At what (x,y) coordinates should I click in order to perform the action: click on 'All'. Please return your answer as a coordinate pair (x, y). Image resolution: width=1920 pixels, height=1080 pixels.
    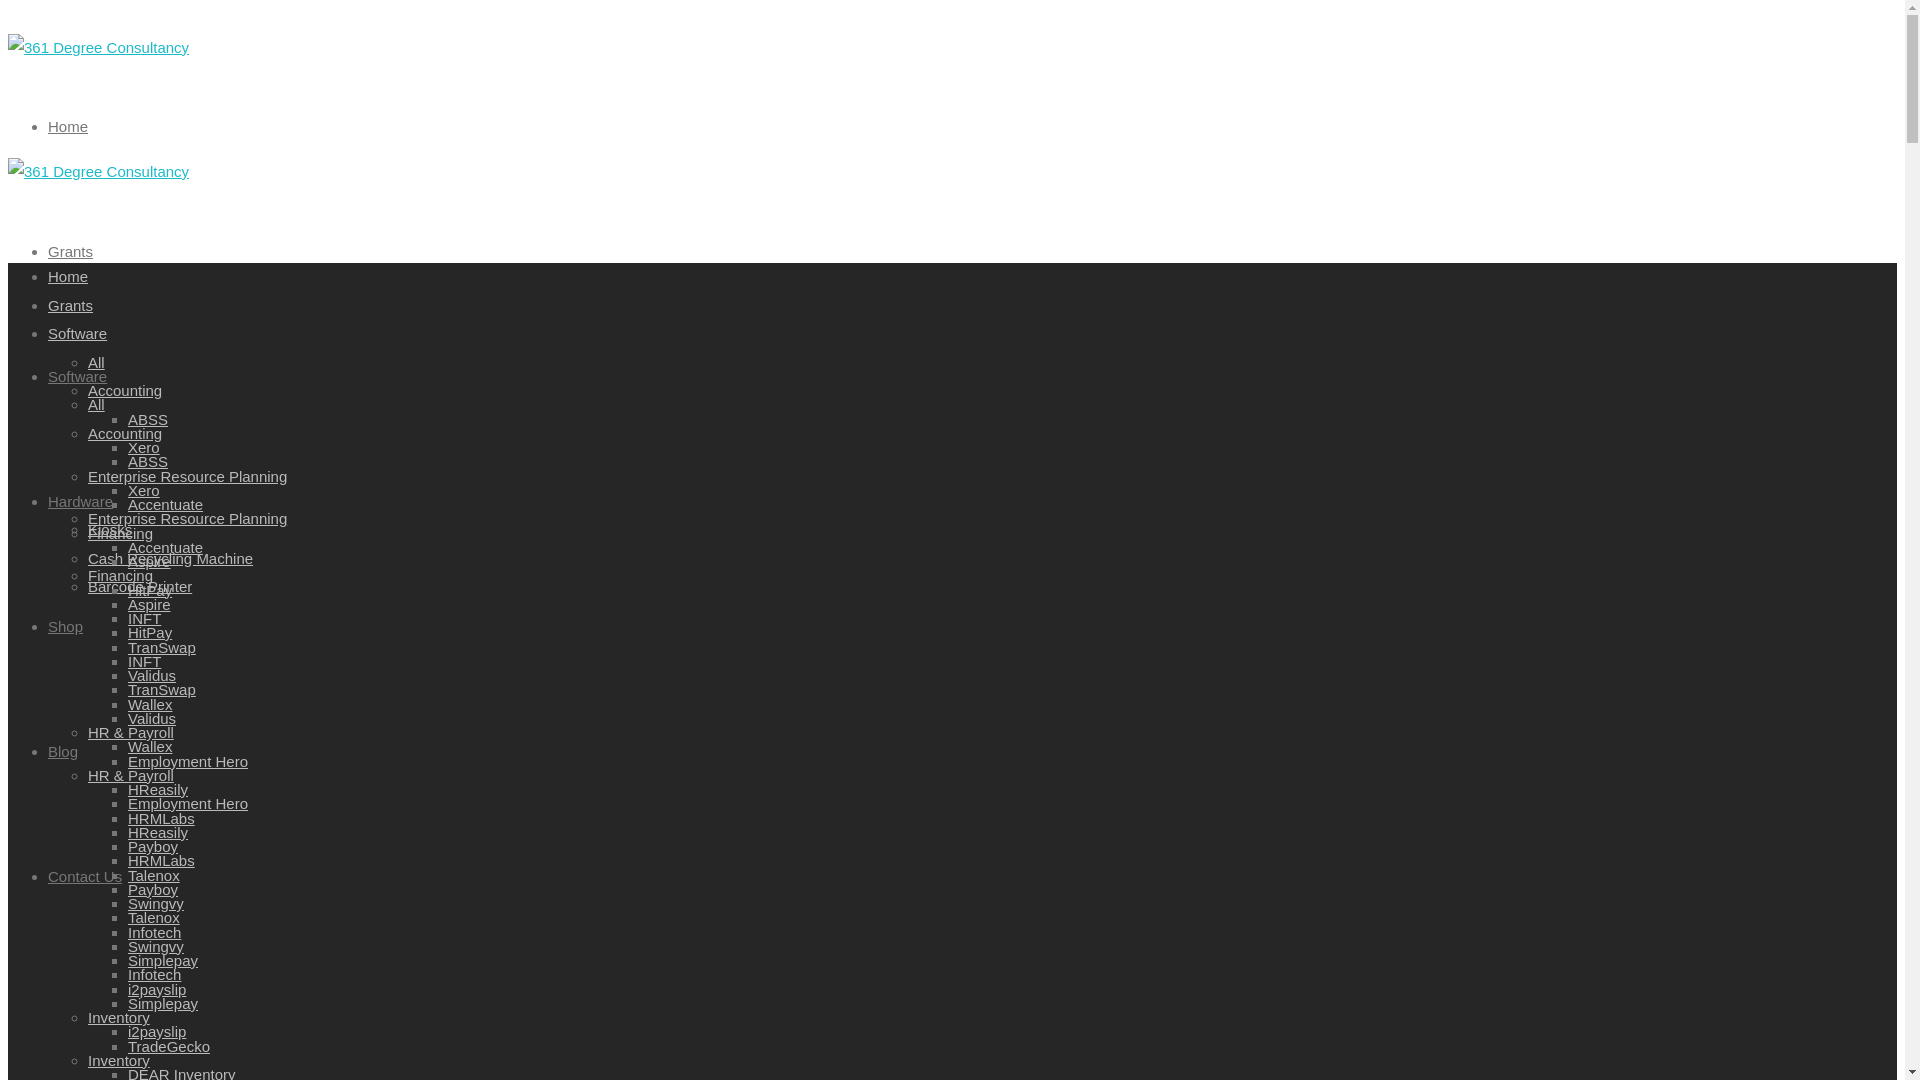
    Looking at the image, I should click on (86, 362).